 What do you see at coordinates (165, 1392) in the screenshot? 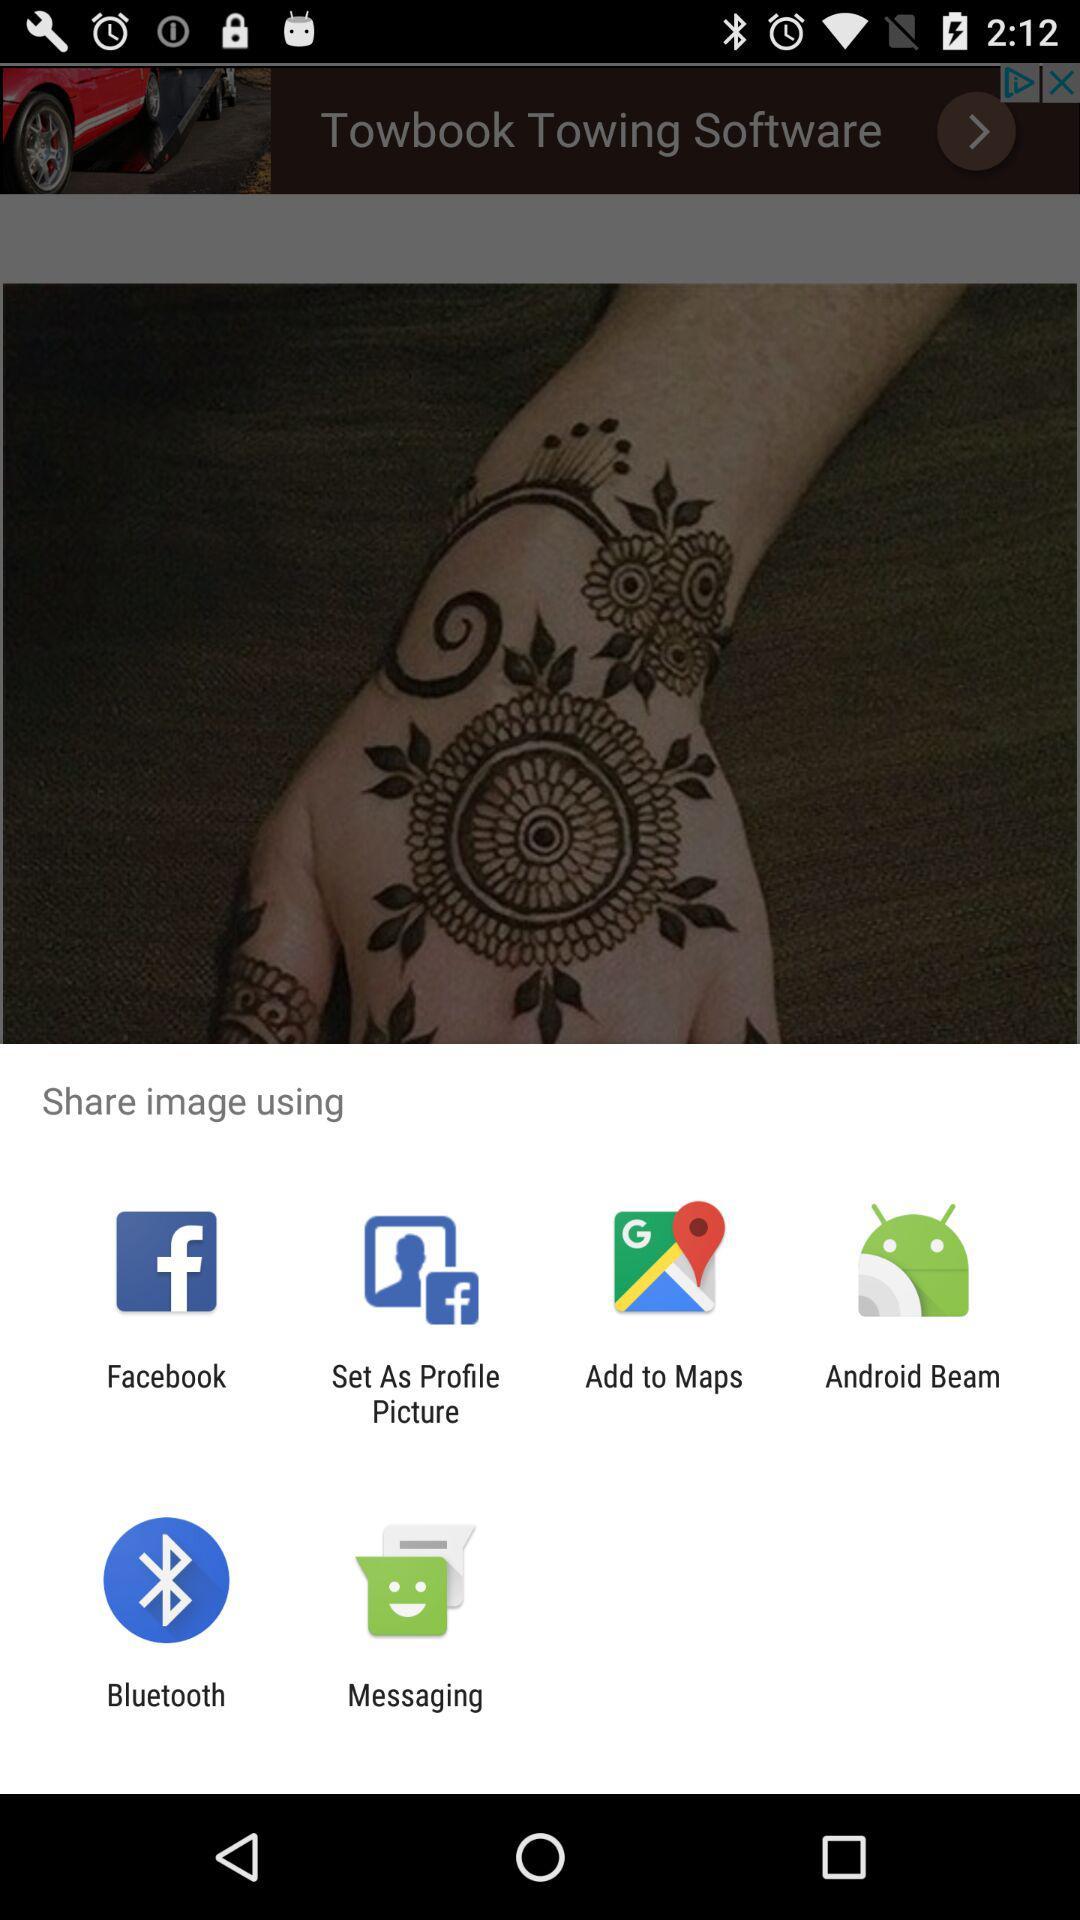
I see `the icon to the left of set as profile app` at bounding box center [165, 1392].